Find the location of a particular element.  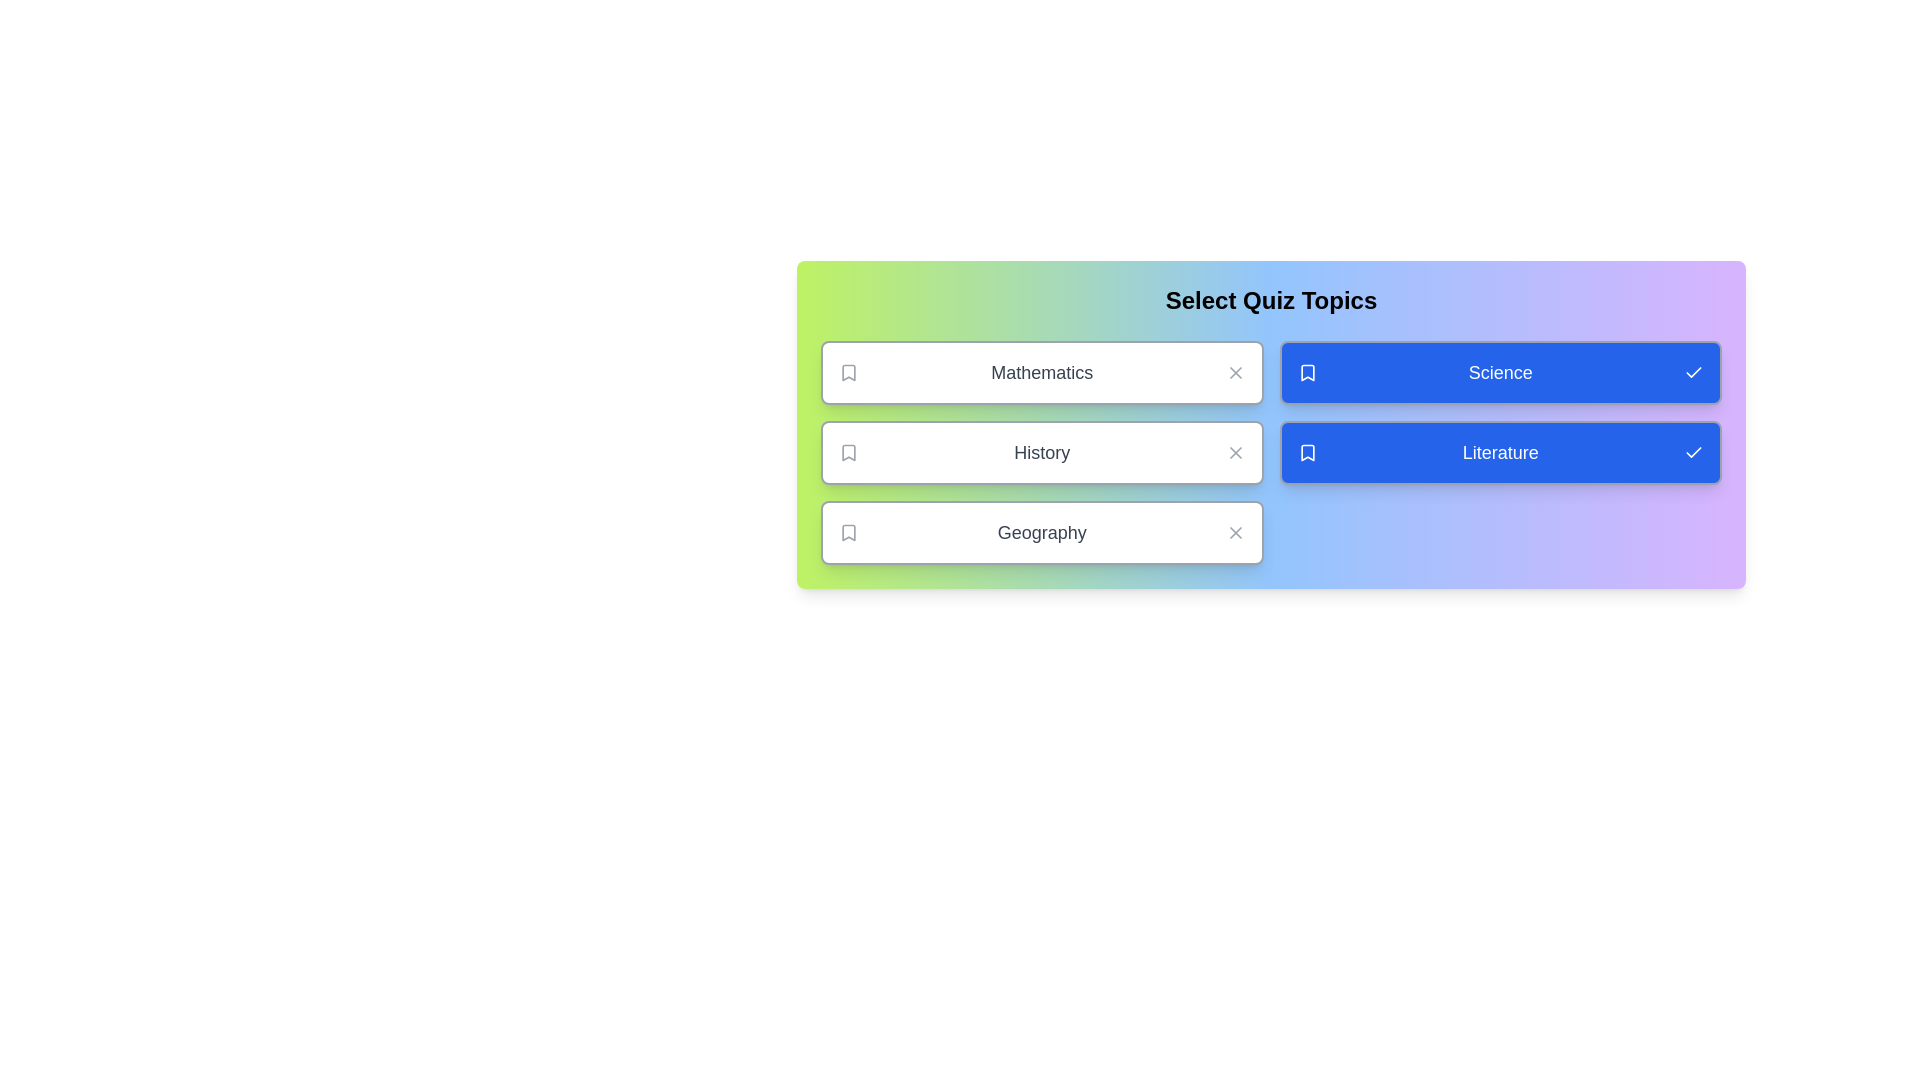

the heading text 'Select Quiz Topics' to interact with it is located at coordinates (1270, 300).